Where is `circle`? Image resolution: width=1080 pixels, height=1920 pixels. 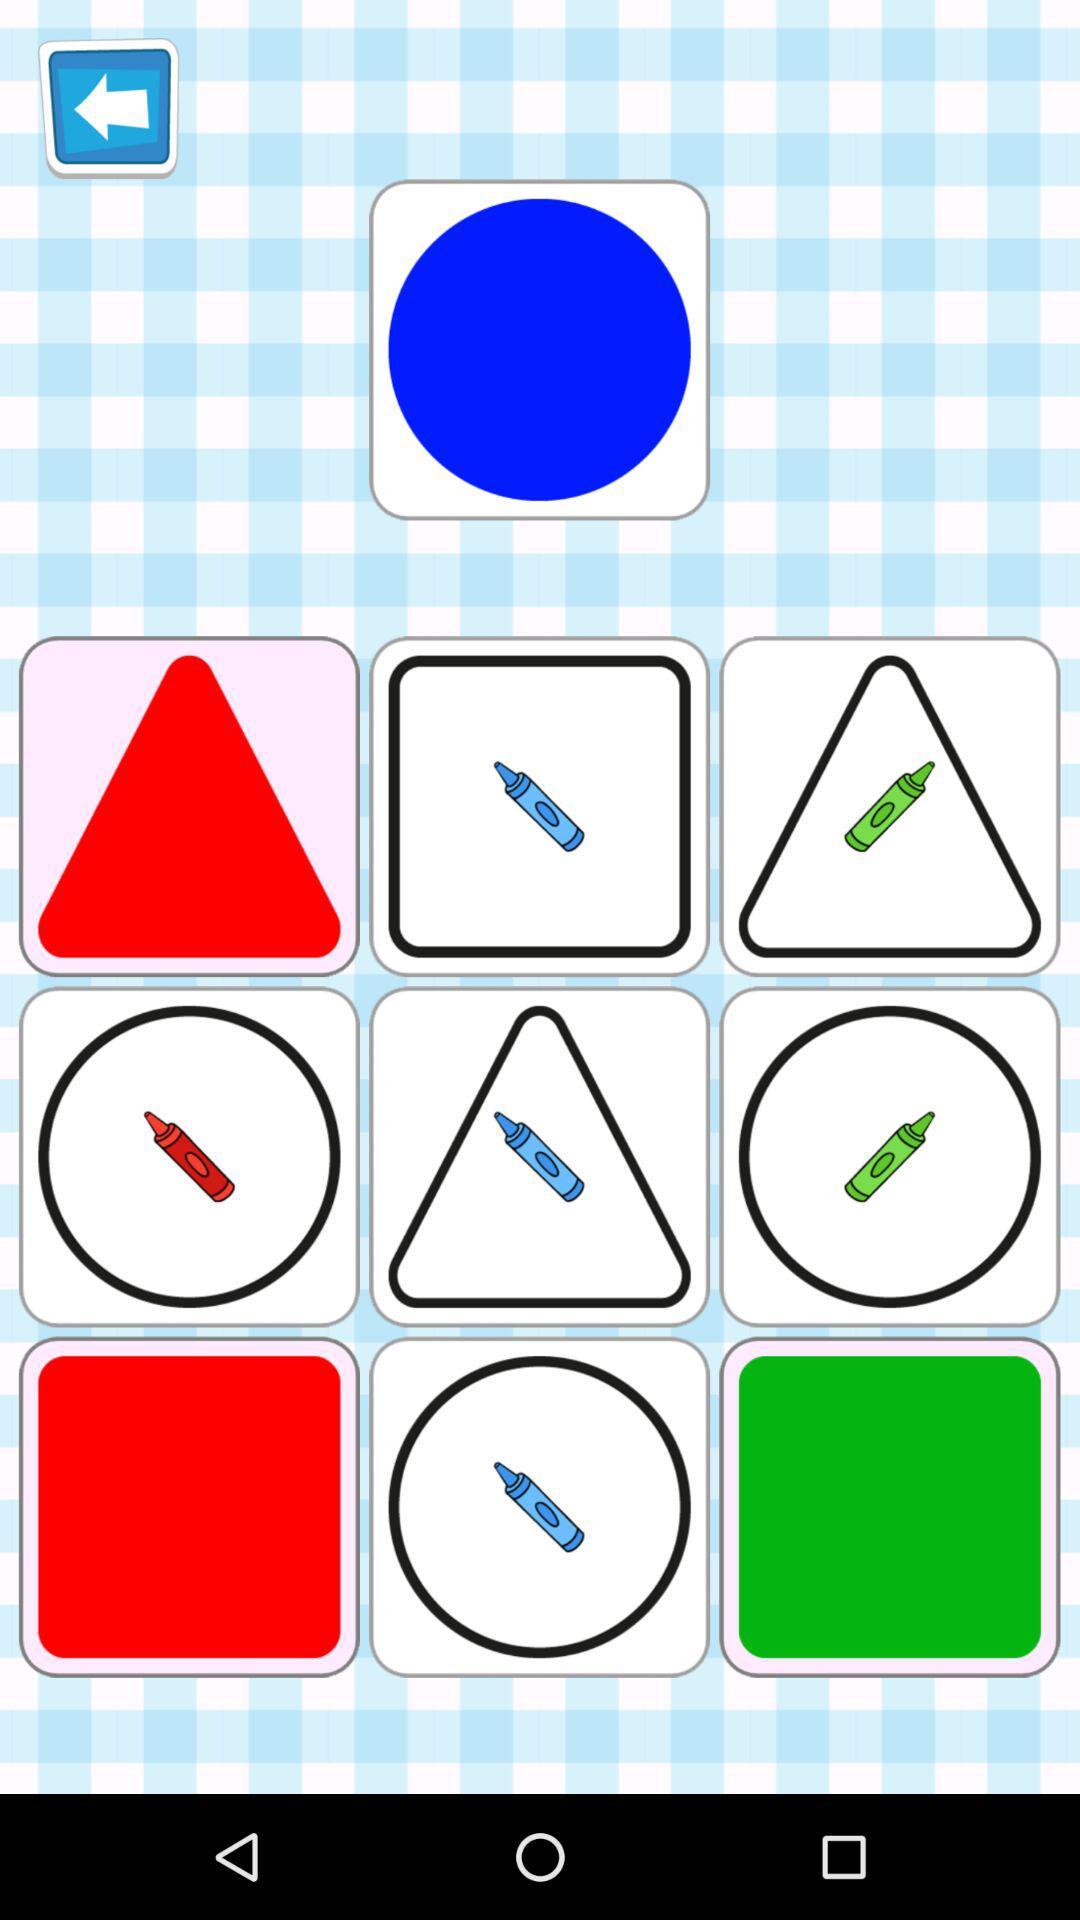
circle is located at coordinates (538, 349).